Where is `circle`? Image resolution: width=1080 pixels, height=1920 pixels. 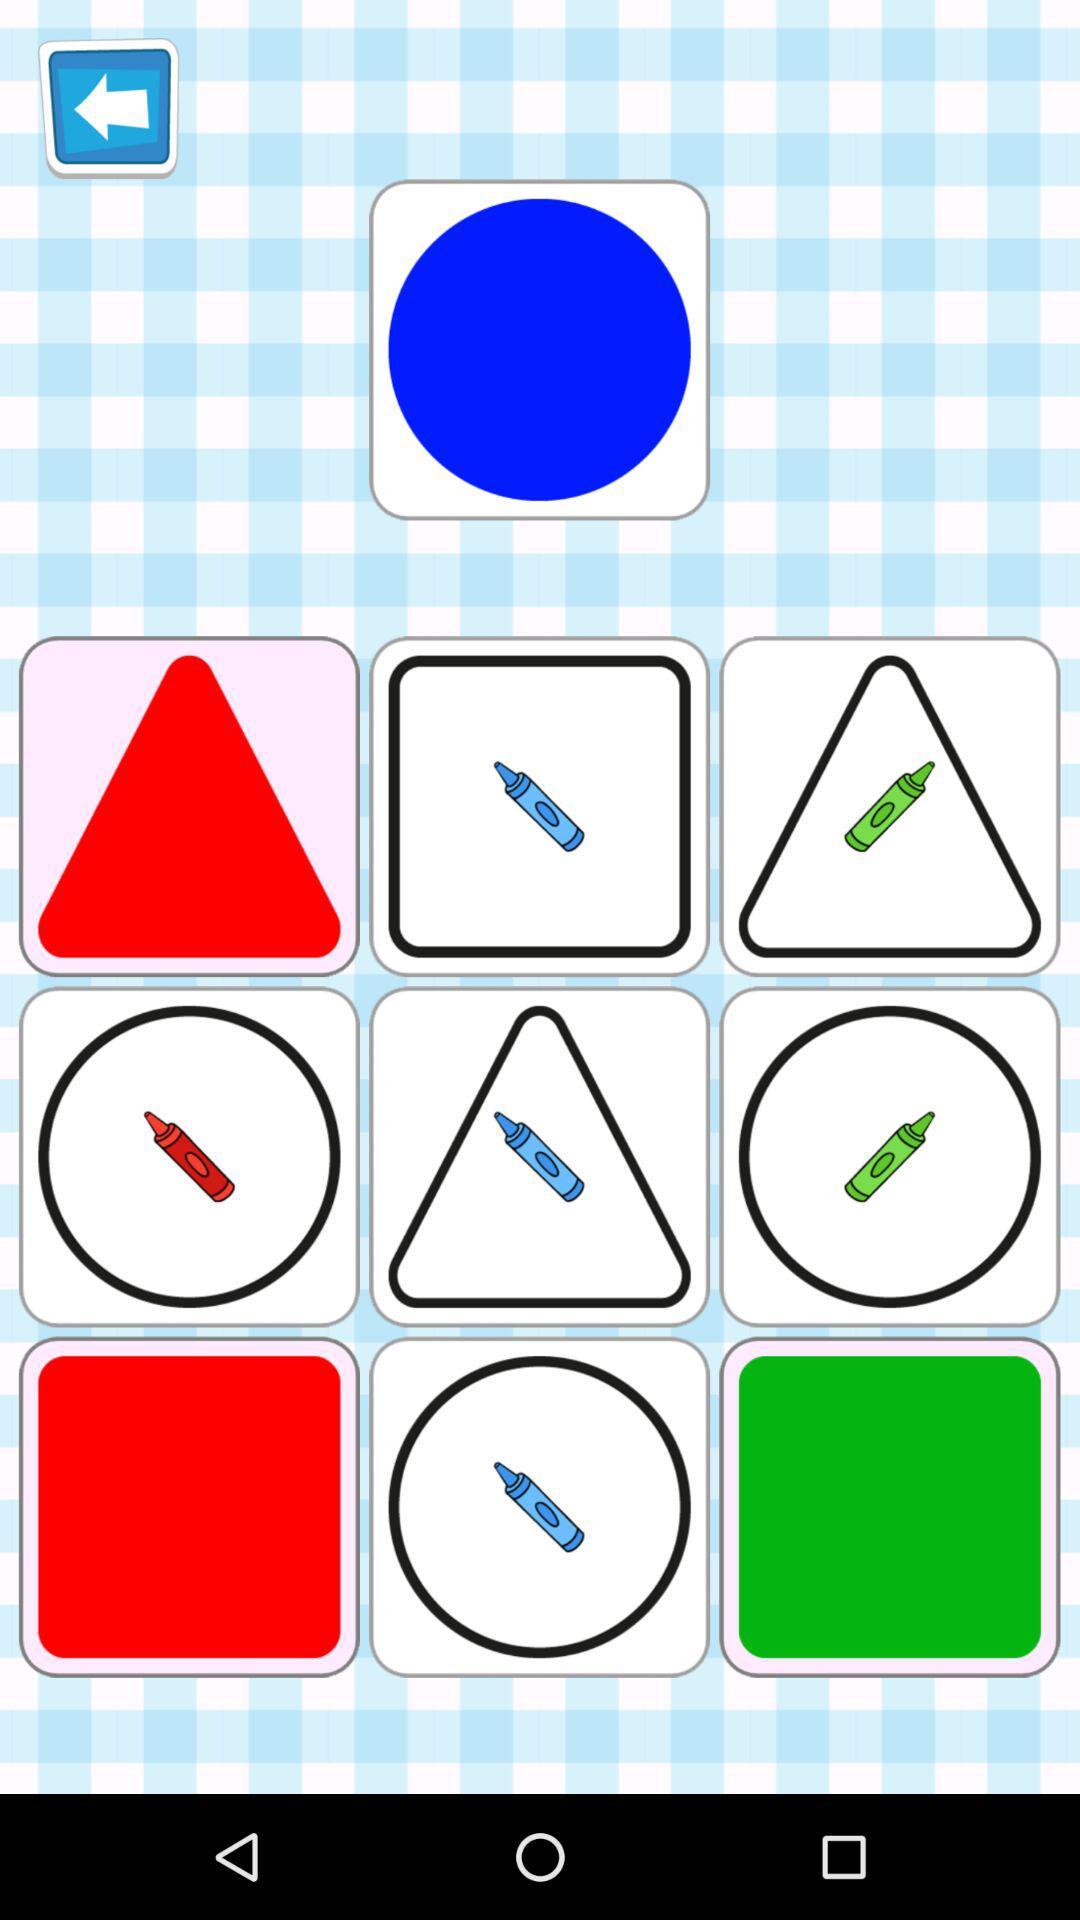
circle is located at coordinates (538, 349).